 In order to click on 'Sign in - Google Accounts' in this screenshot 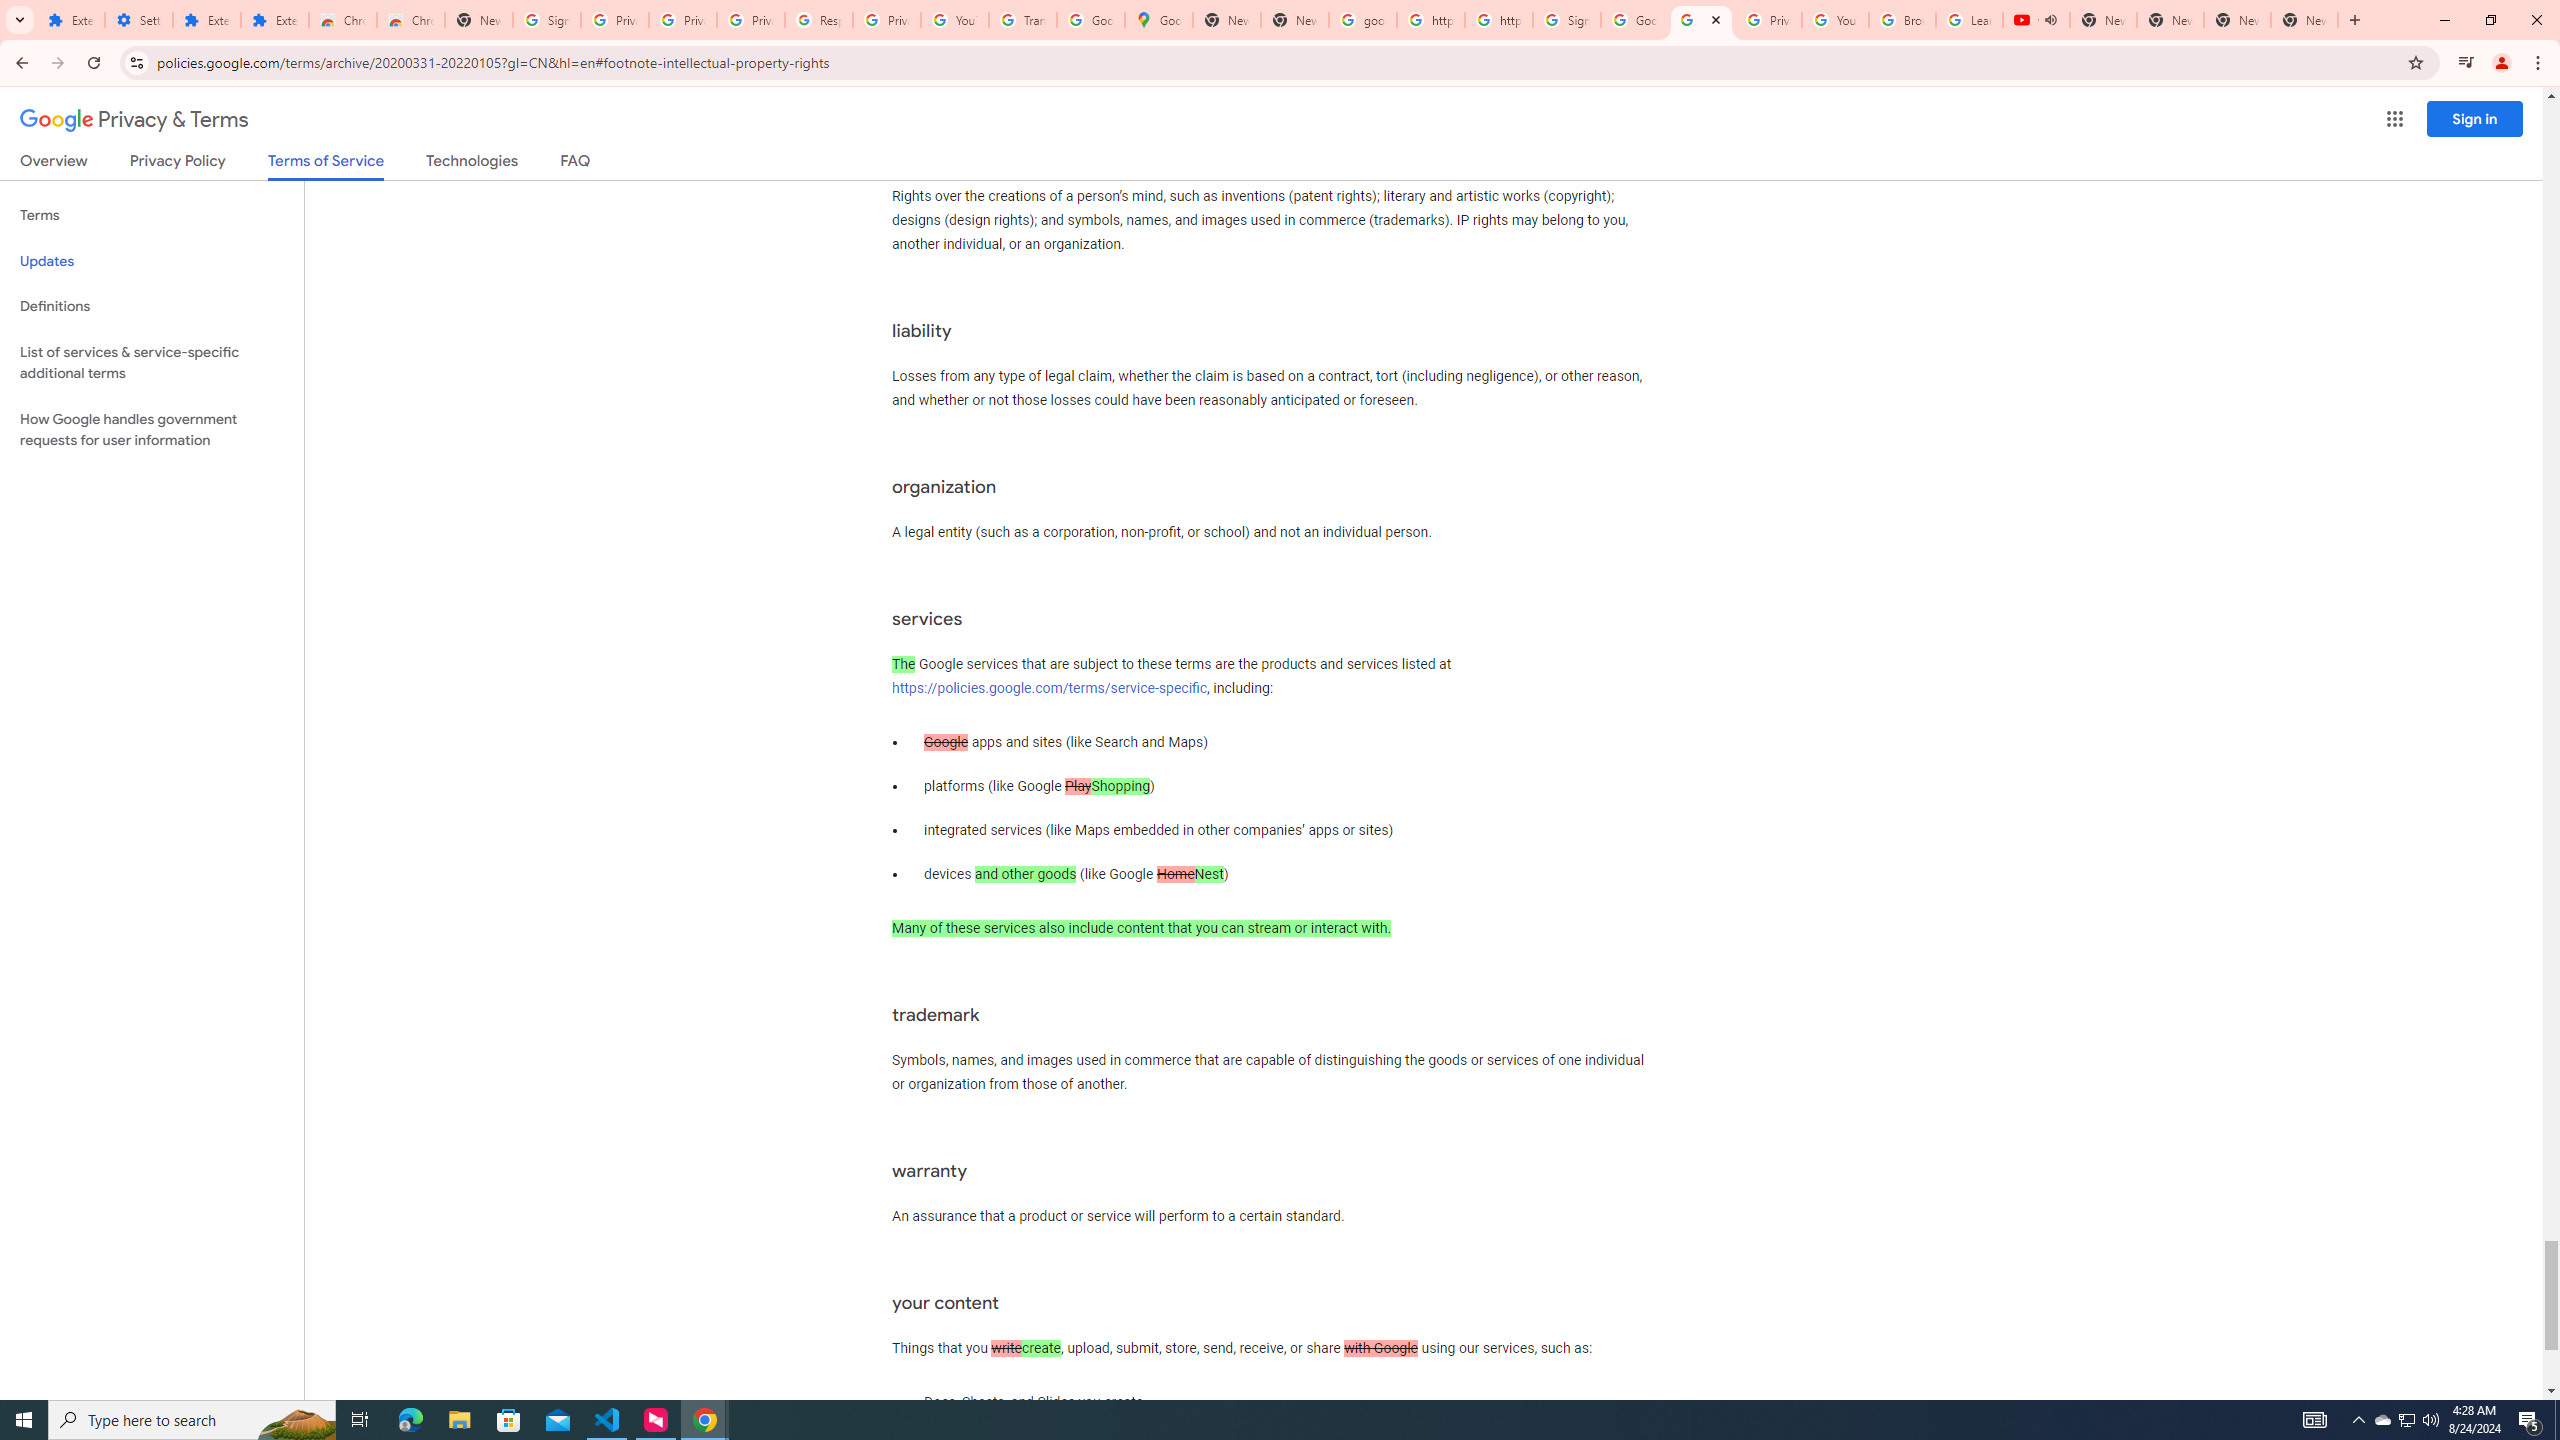, I will do `click(1565, 19)`.